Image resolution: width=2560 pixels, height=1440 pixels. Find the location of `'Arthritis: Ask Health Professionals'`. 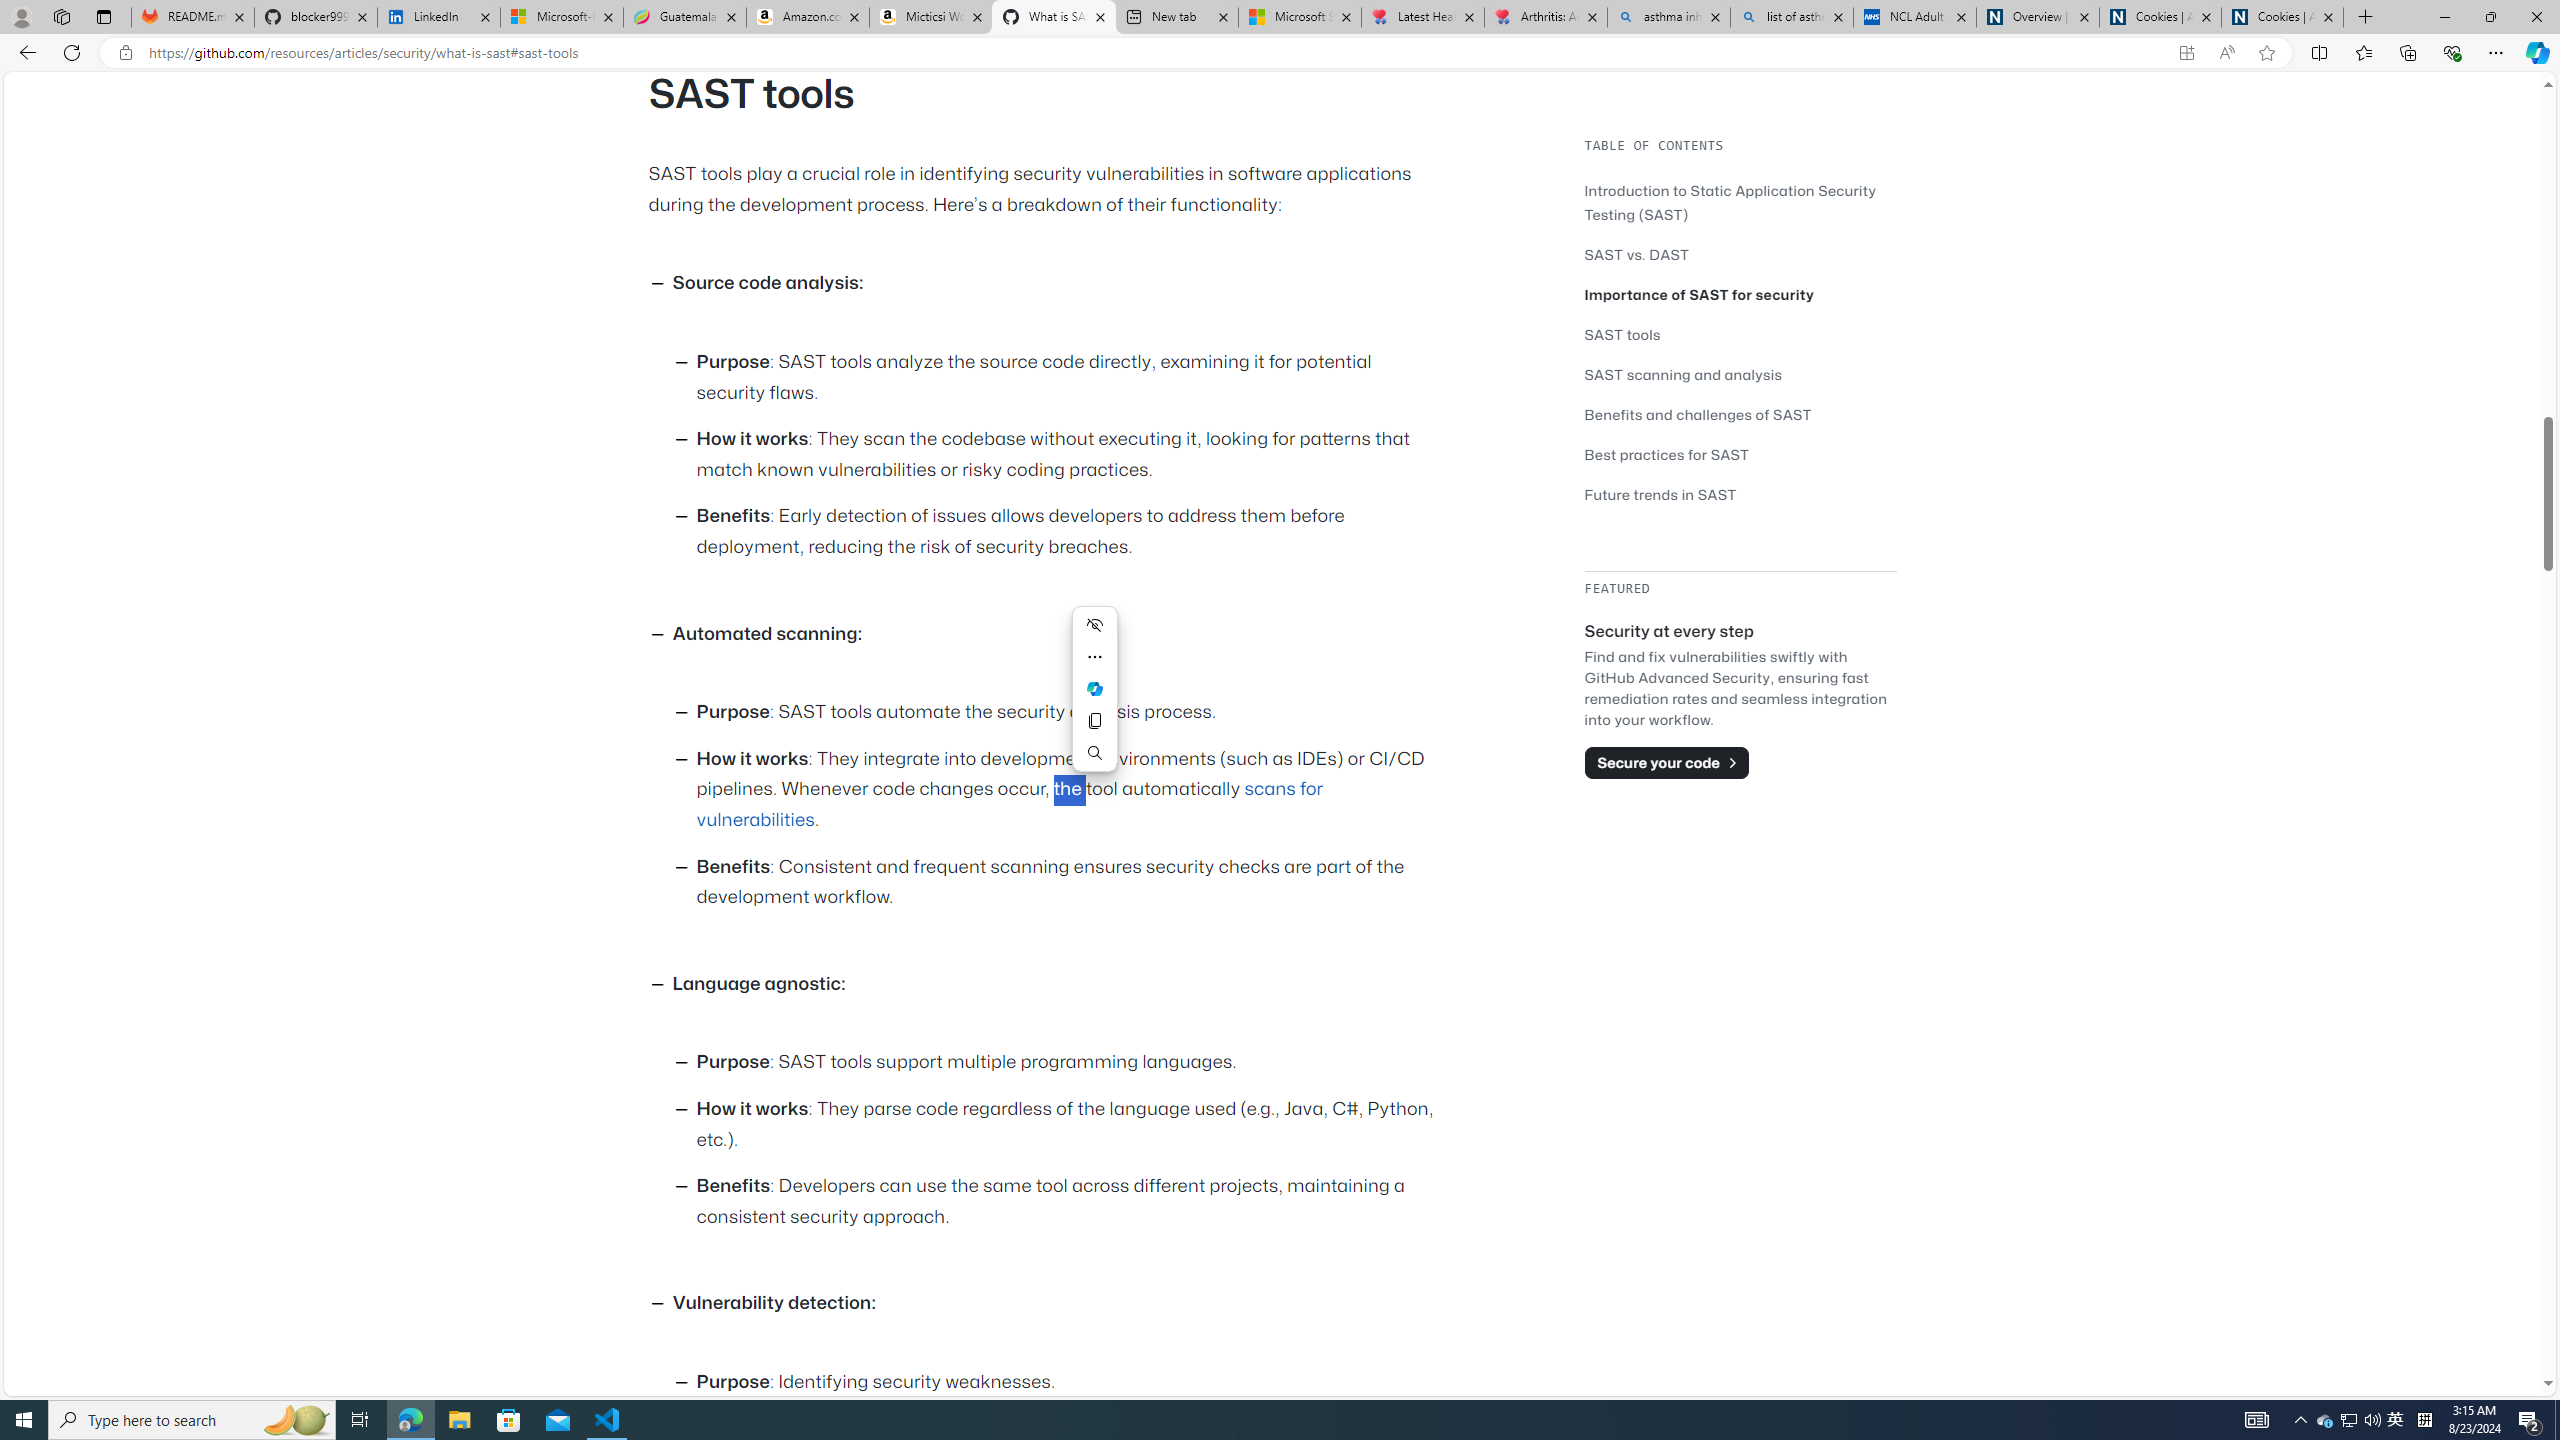

'Arthritis: Ask Health Professionals' is located at coordinates (1545, 16).